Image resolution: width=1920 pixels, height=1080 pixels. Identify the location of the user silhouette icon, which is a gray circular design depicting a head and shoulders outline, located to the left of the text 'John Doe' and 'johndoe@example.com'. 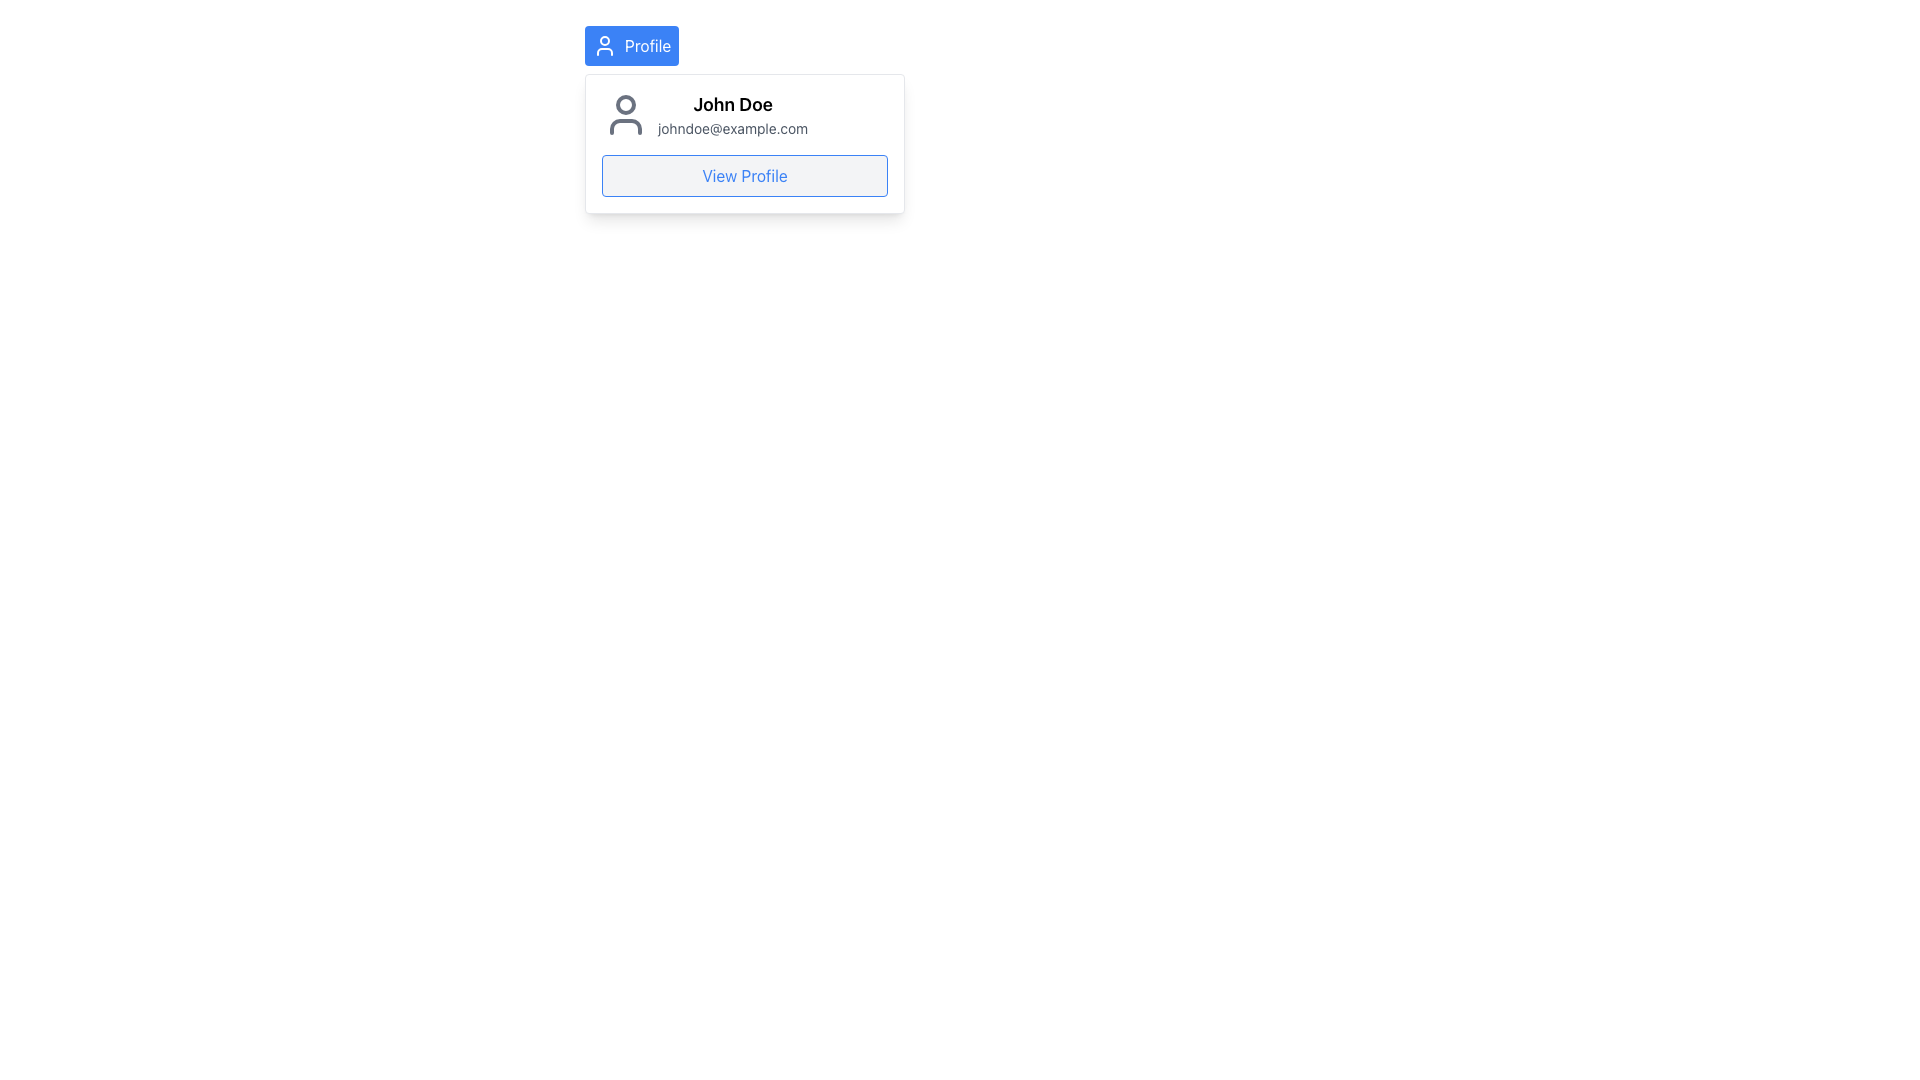
(624, 115).